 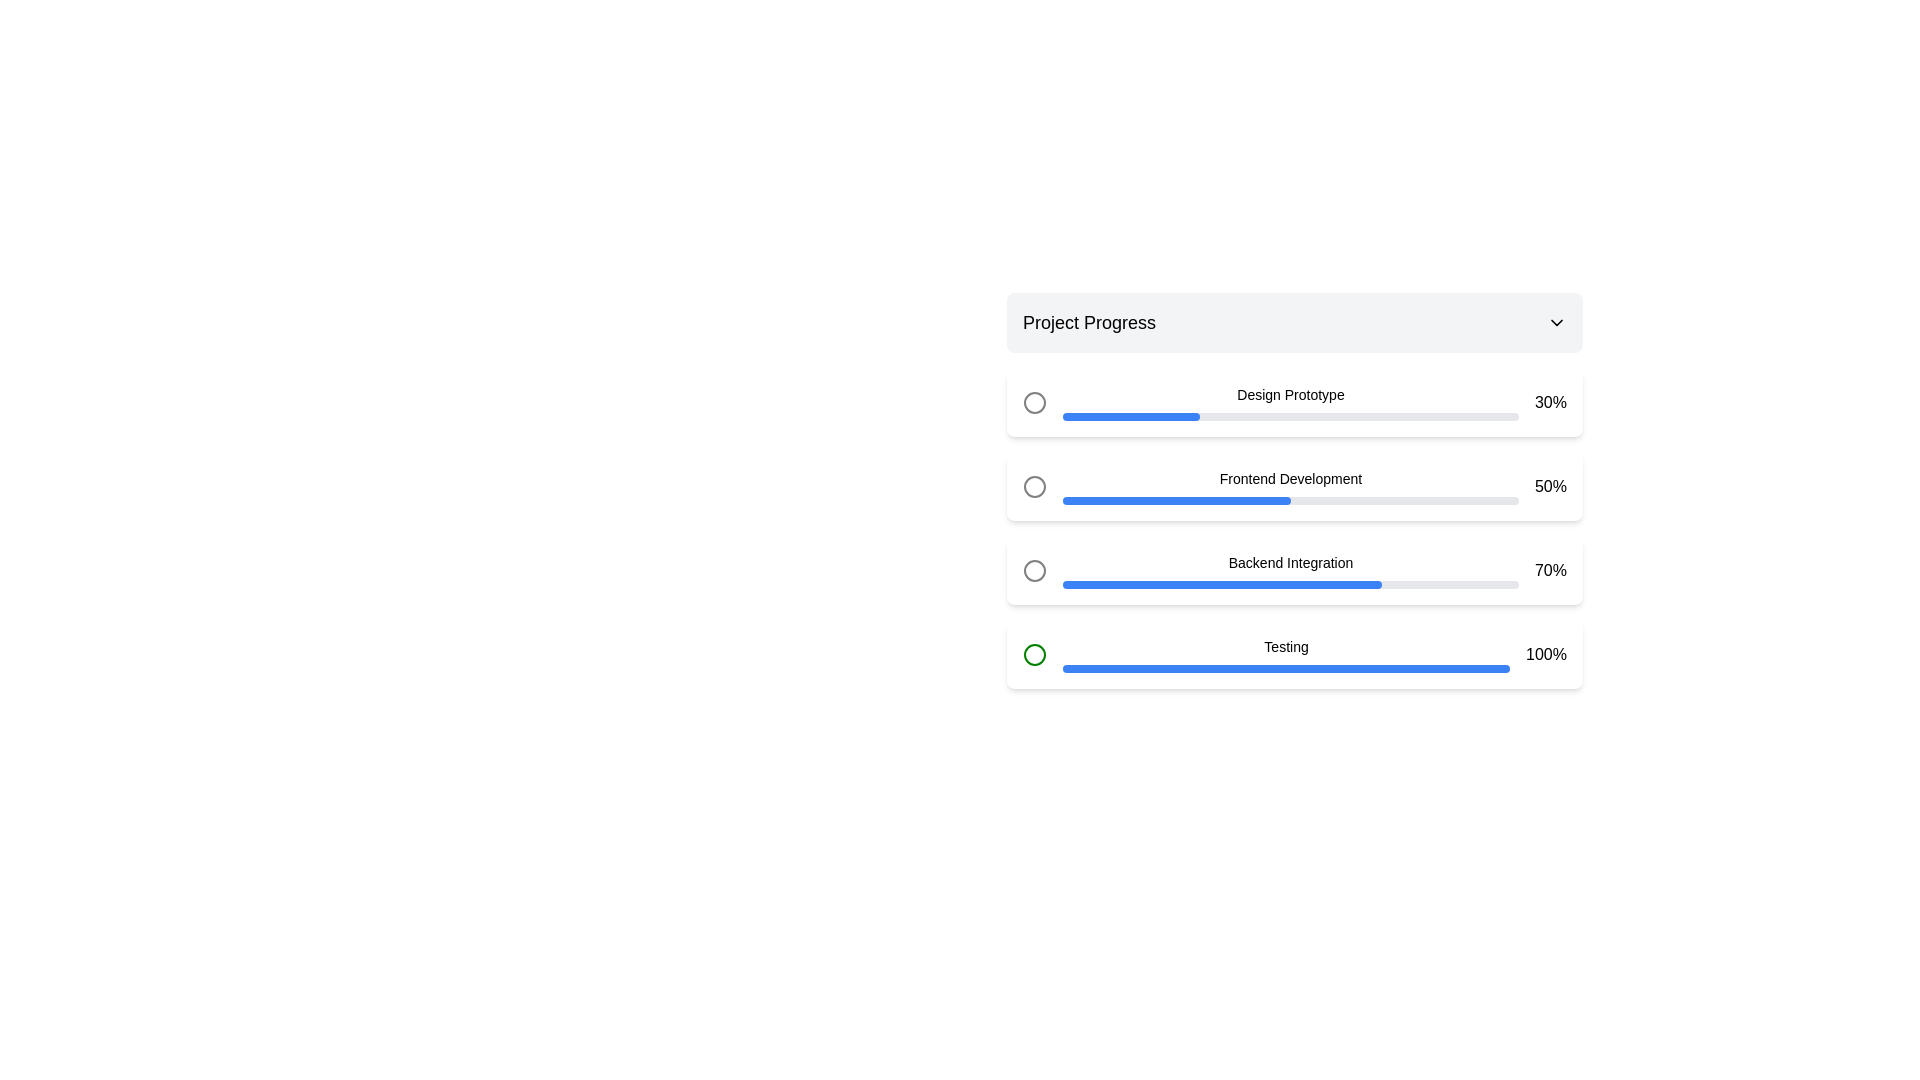 I want to click on the text label reading 'Frontend Development', which is the second label in the vertical list of progress items in the 'Project Progress' section, located above a blue progress bar, so click(x=1291, y=478).